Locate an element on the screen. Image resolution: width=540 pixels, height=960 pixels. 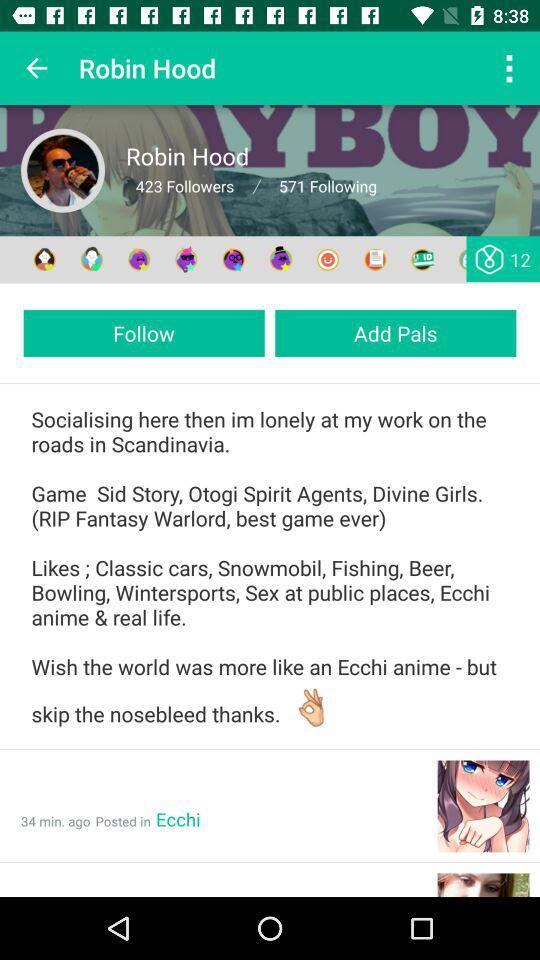
profile avatar is located at coordinates (63, 169).